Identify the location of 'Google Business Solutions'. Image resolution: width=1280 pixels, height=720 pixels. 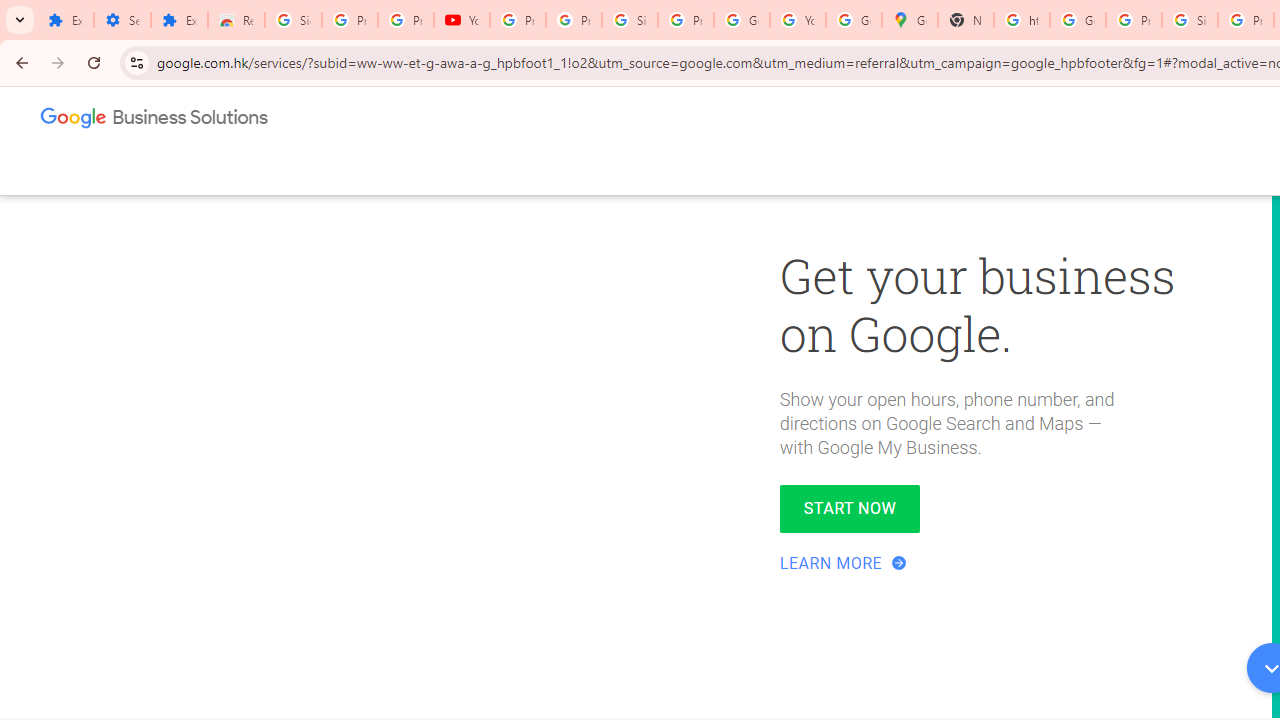
(154, 121).